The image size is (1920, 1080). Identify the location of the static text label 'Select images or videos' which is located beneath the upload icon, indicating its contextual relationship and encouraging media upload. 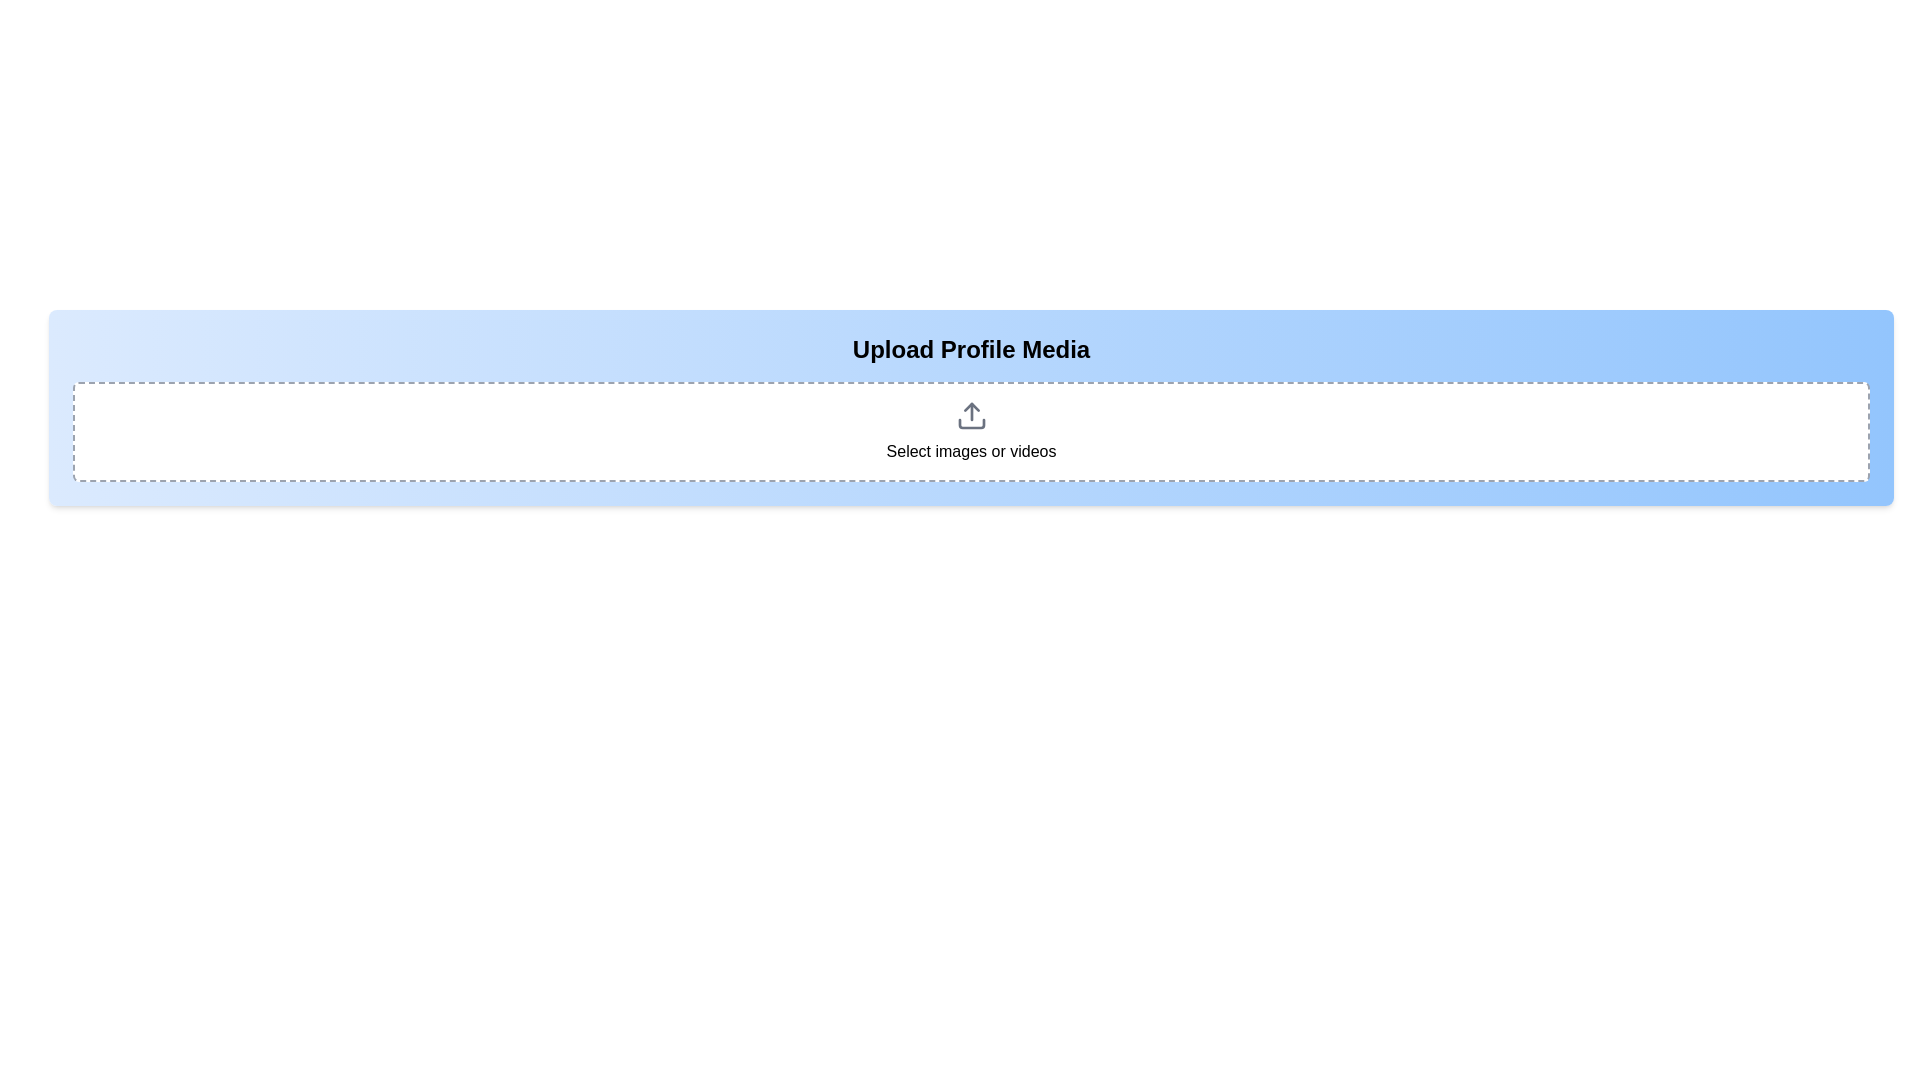
(971, 451).